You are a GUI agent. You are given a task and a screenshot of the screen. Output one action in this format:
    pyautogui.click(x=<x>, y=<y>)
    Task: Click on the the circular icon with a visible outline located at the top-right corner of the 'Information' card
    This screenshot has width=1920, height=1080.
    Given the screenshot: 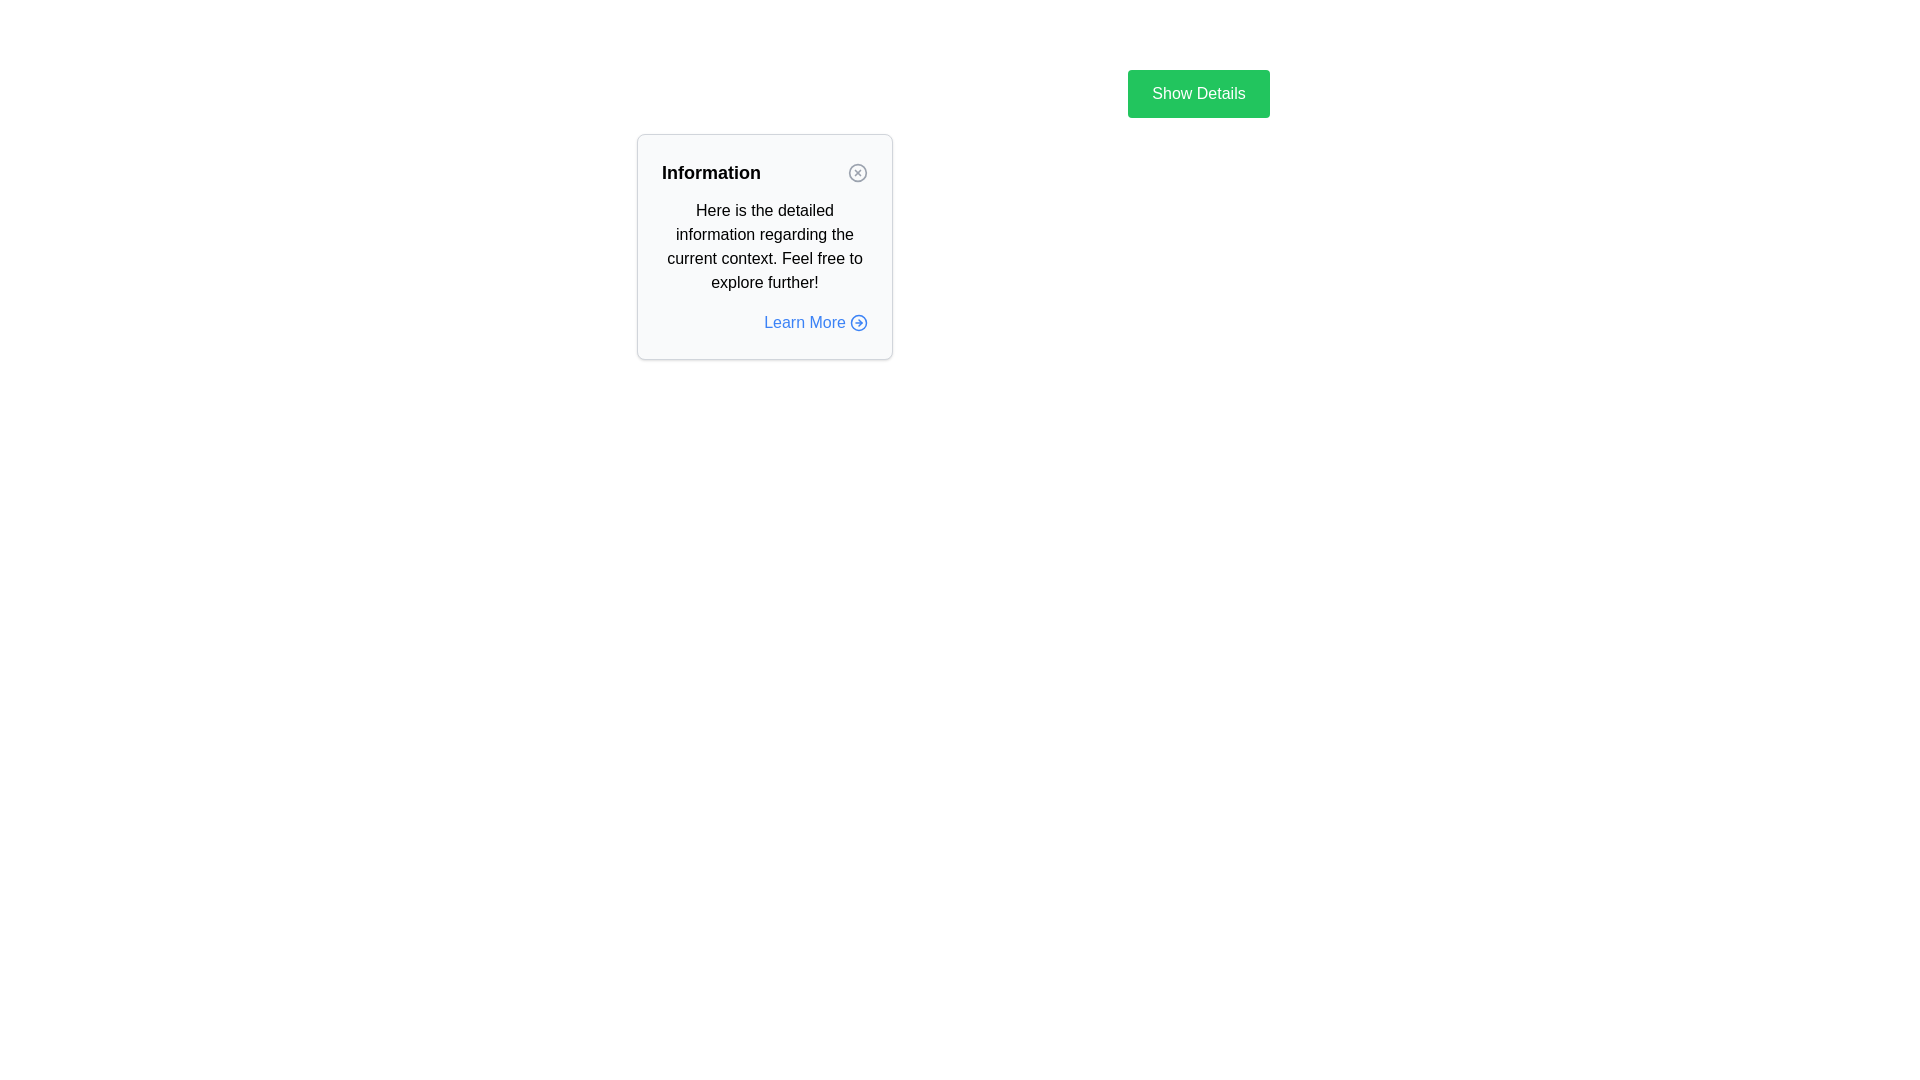 What is the action you would take?
    pyautogui.click(x=858, y=172)
    